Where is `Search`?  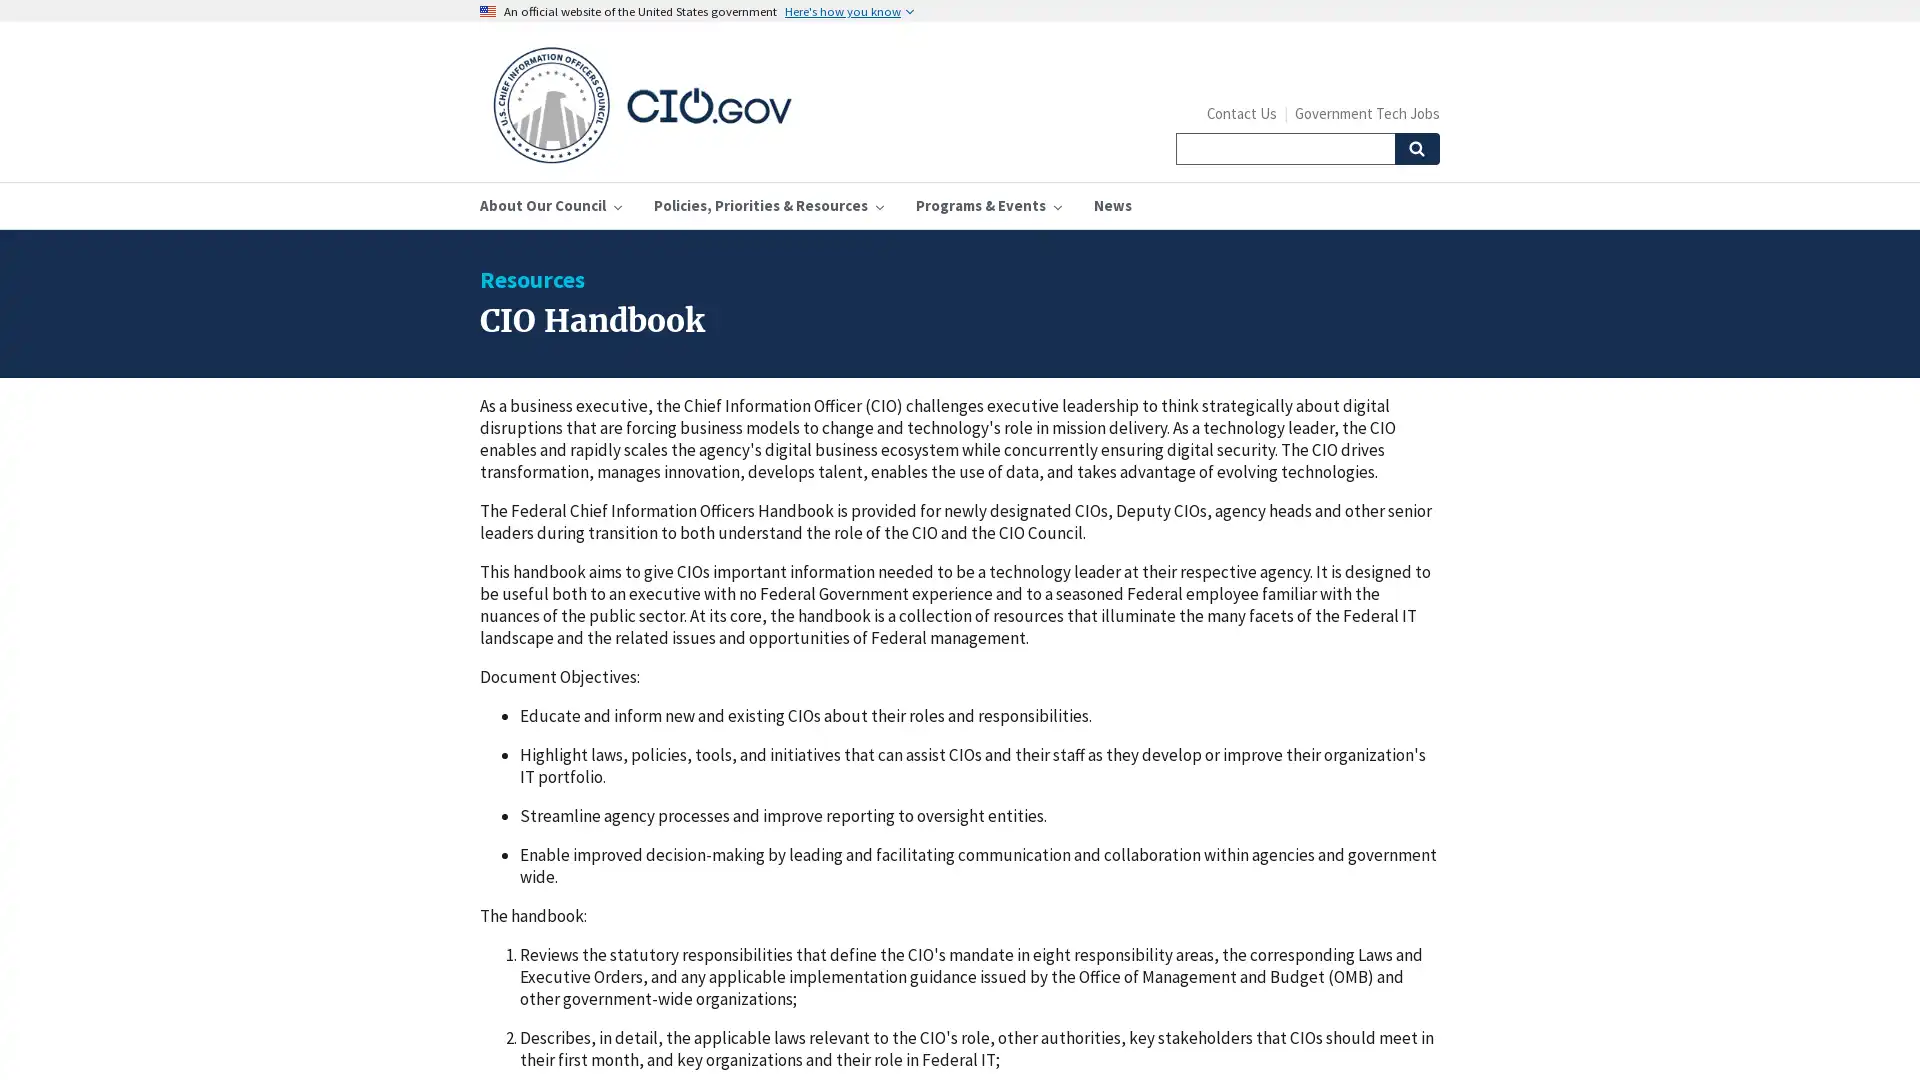 Search is located at coordinates (1415, 148).